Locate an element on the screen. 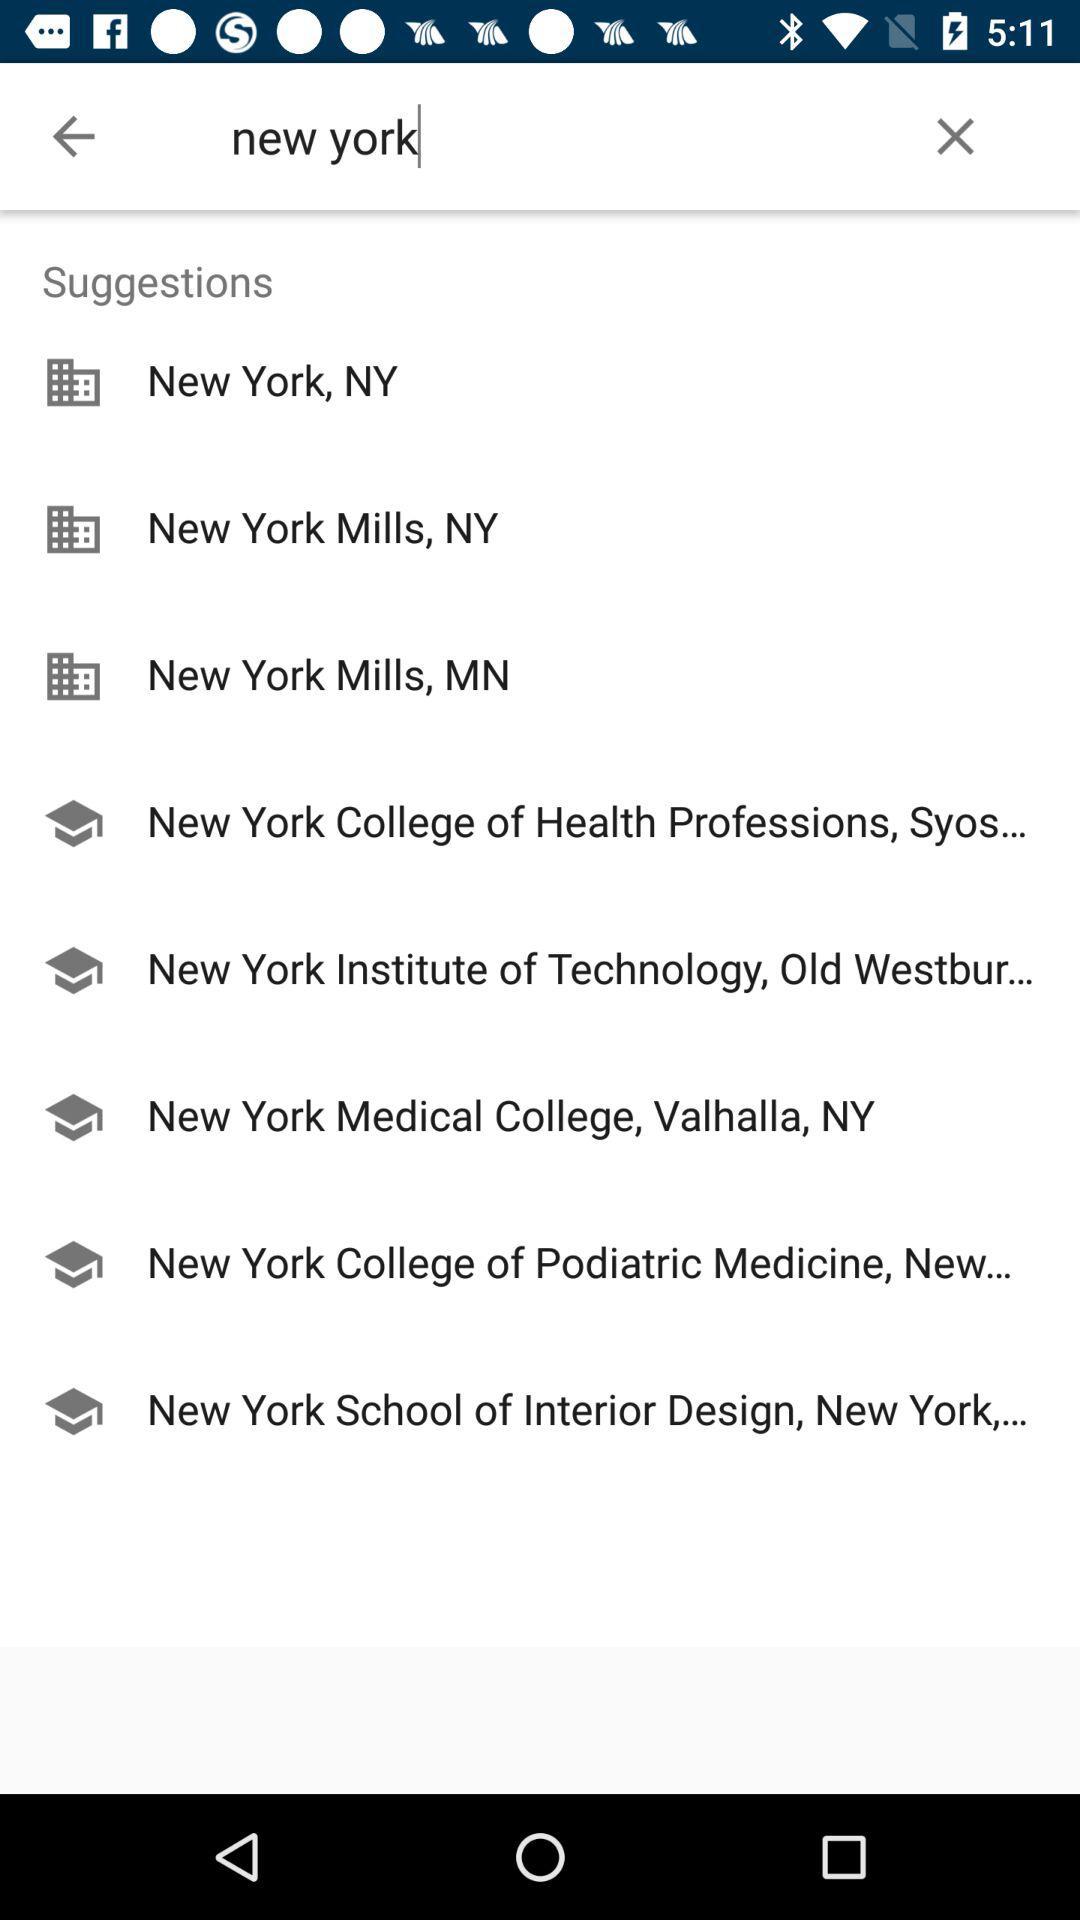 The height and width of the screenshot is (1920, 1080). the item above the new york college item is located at coordinates (540, 750).